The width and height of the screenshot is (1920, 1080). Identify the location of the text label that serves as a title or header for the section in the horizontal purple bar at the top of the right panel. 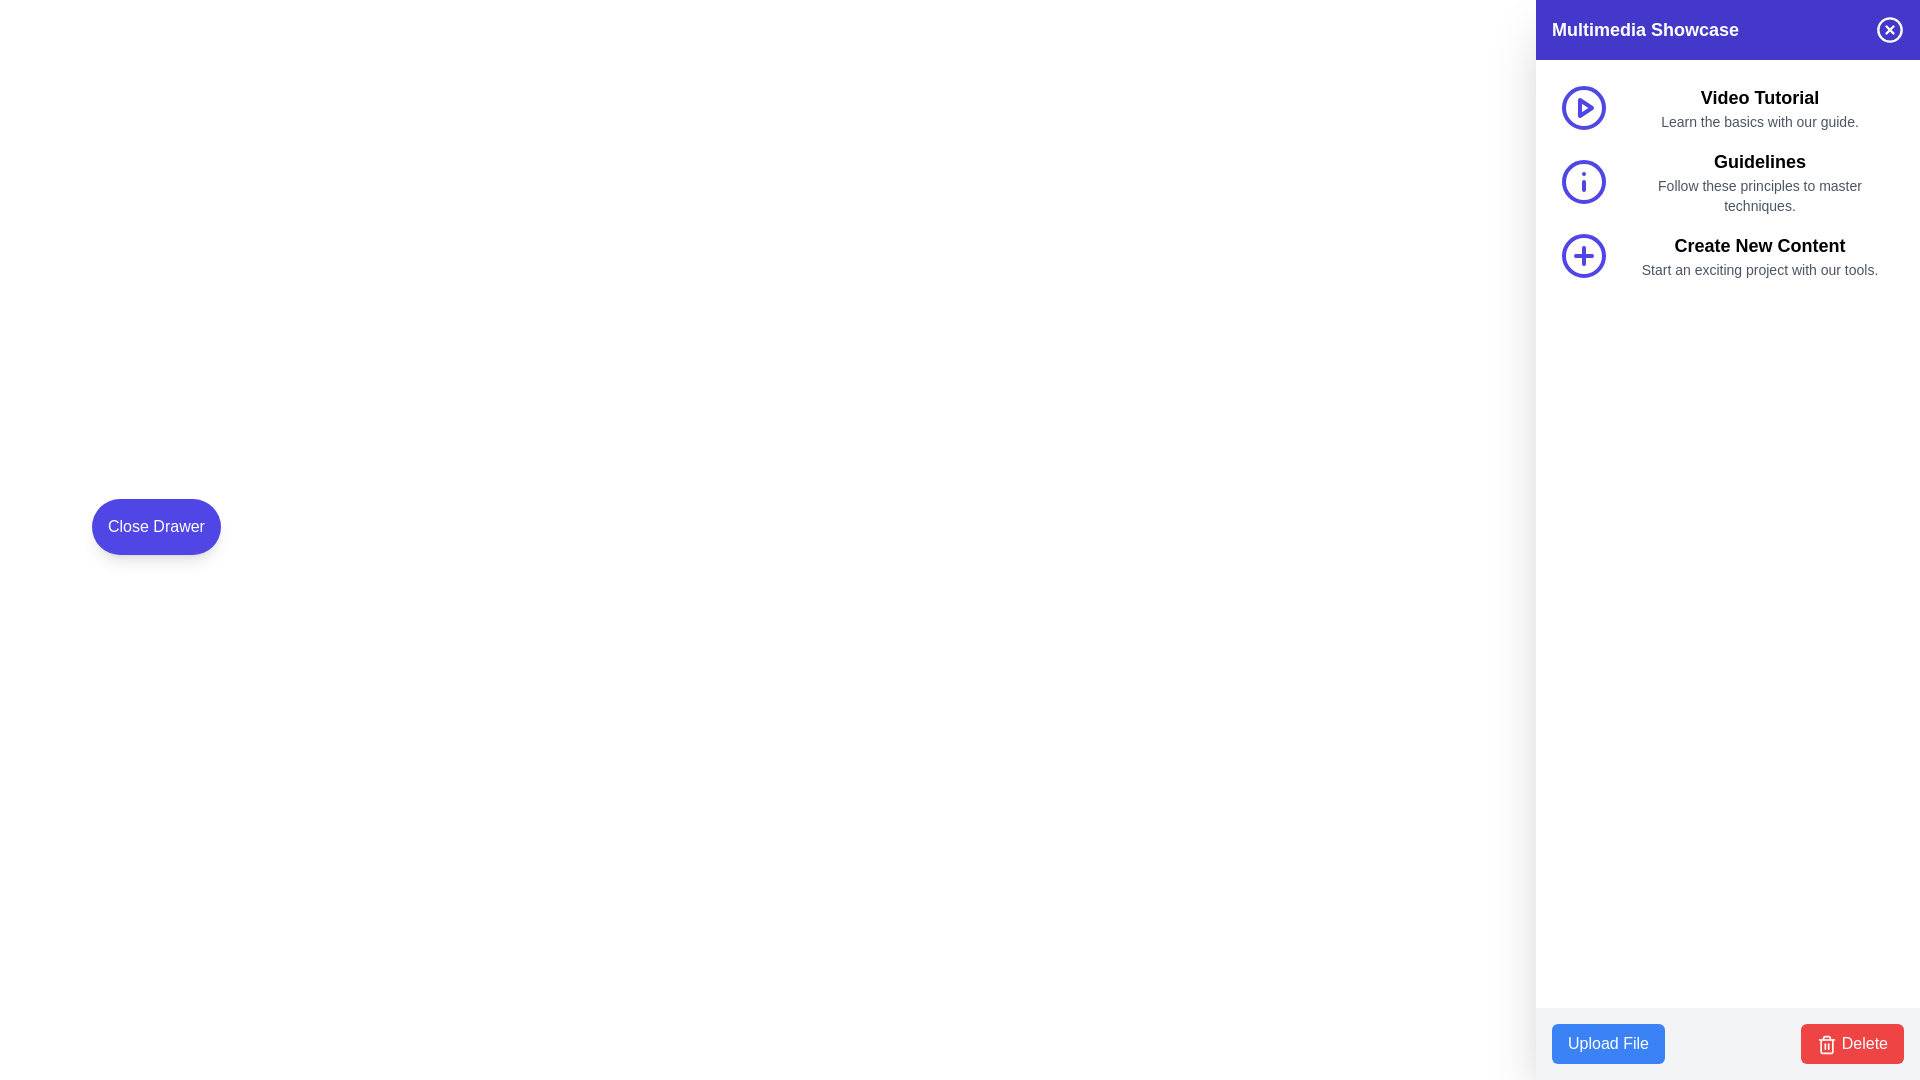
(1645, 30).